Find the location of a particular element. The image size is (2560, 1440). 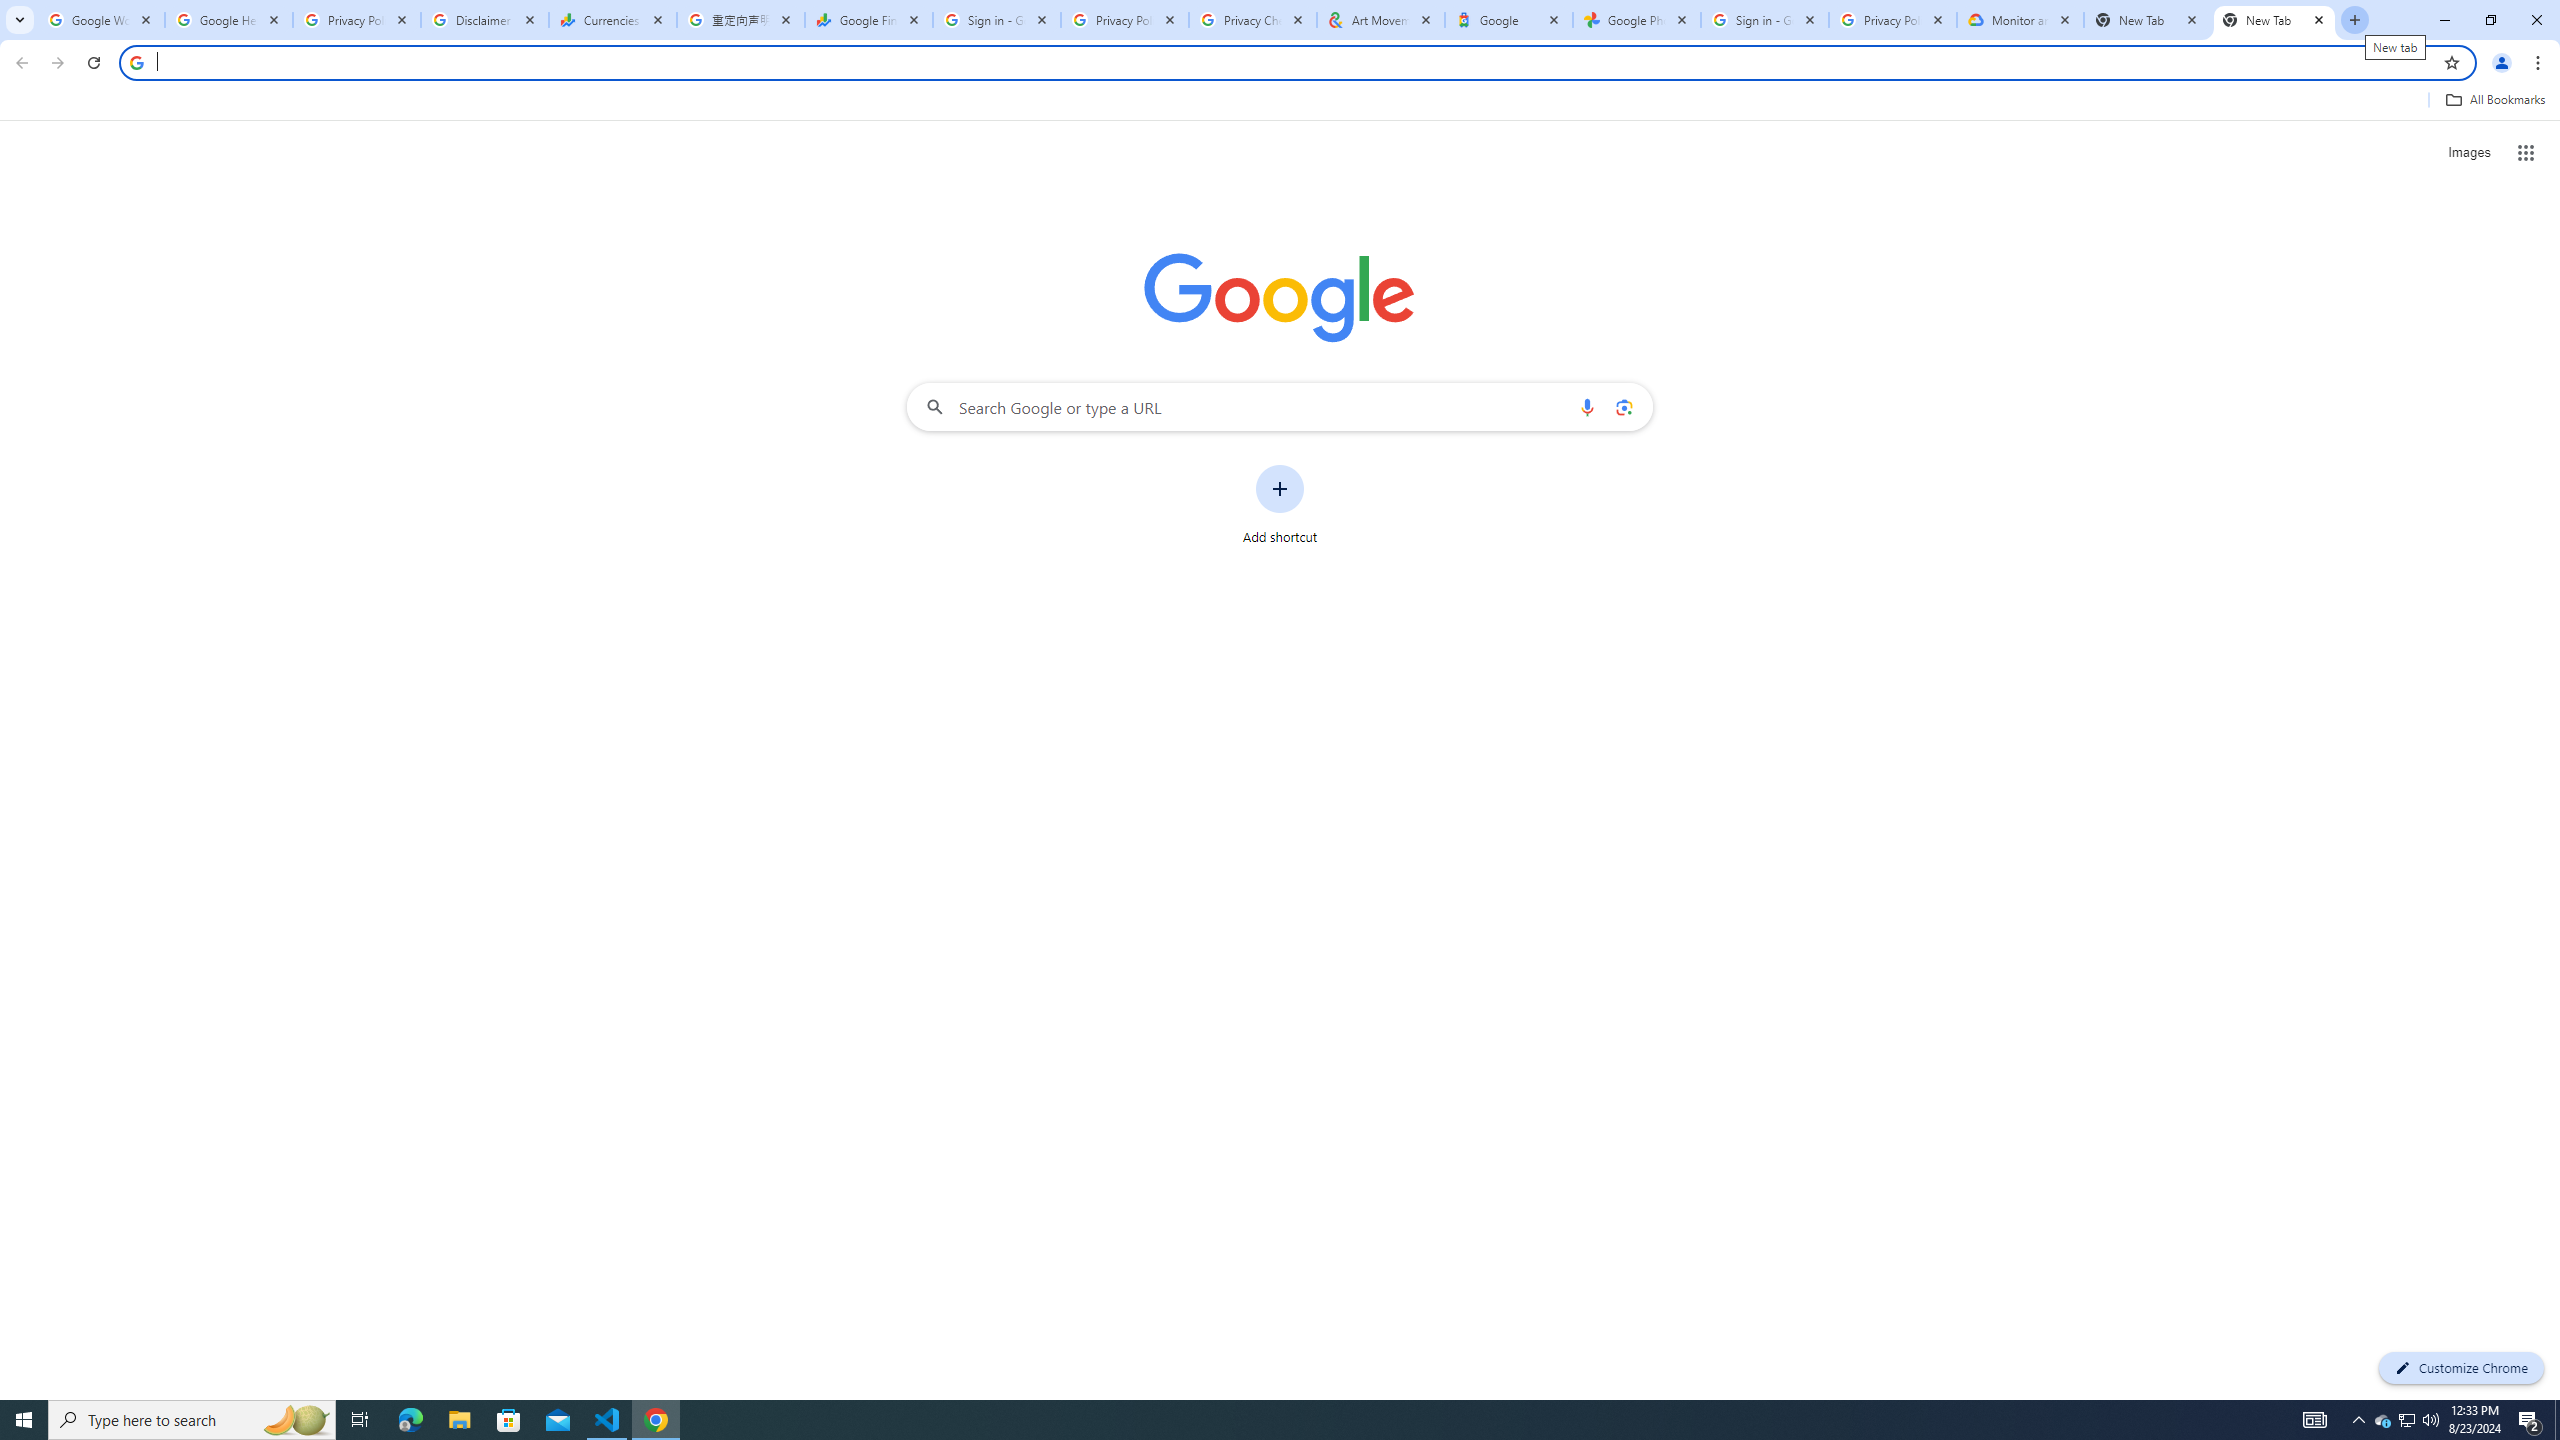

'Google Workspace Admin Community' is located at coordinates (101, 19).